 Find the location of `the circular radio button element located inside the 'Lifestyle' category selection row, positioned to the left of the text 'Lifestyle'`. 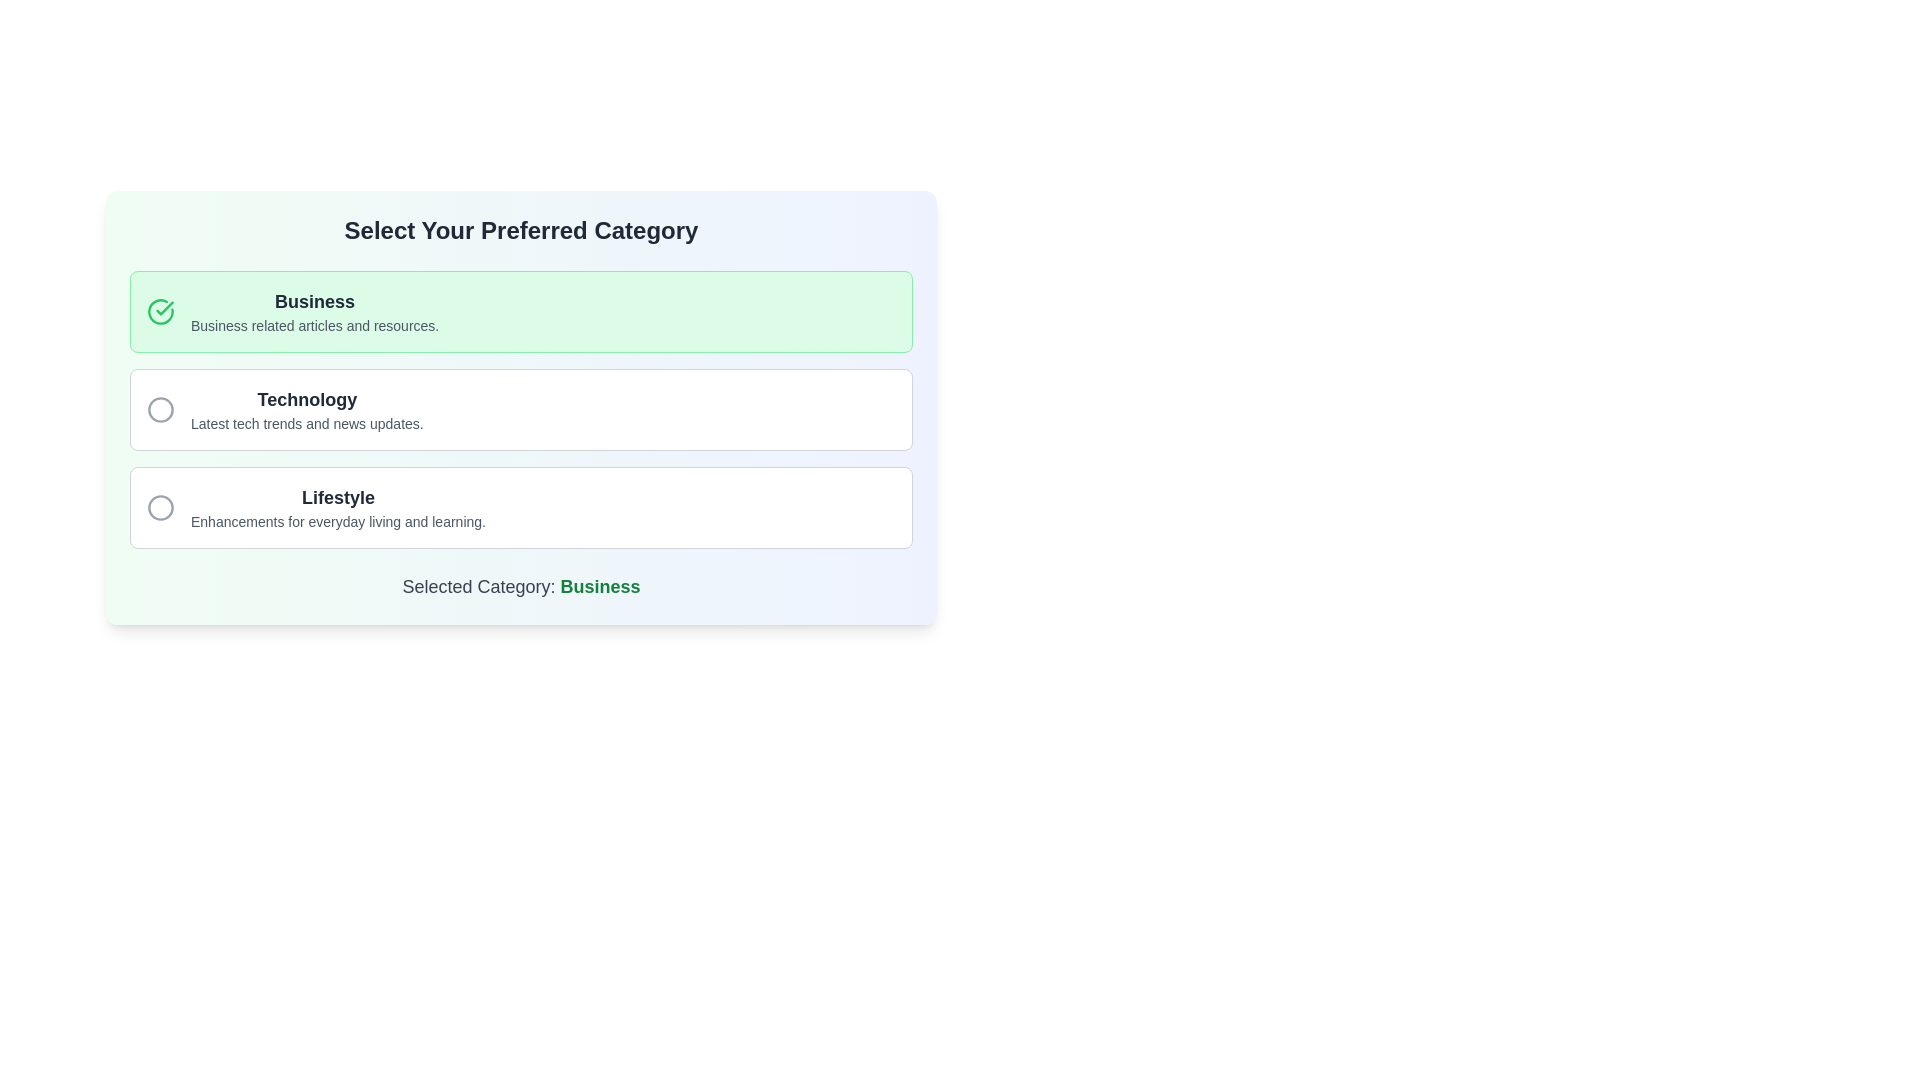

the circular radio button element located inside the 'Lifestyle' category selection row, positioned to the left of the text 'Lifestyle' is located at coordinates (161, 507).